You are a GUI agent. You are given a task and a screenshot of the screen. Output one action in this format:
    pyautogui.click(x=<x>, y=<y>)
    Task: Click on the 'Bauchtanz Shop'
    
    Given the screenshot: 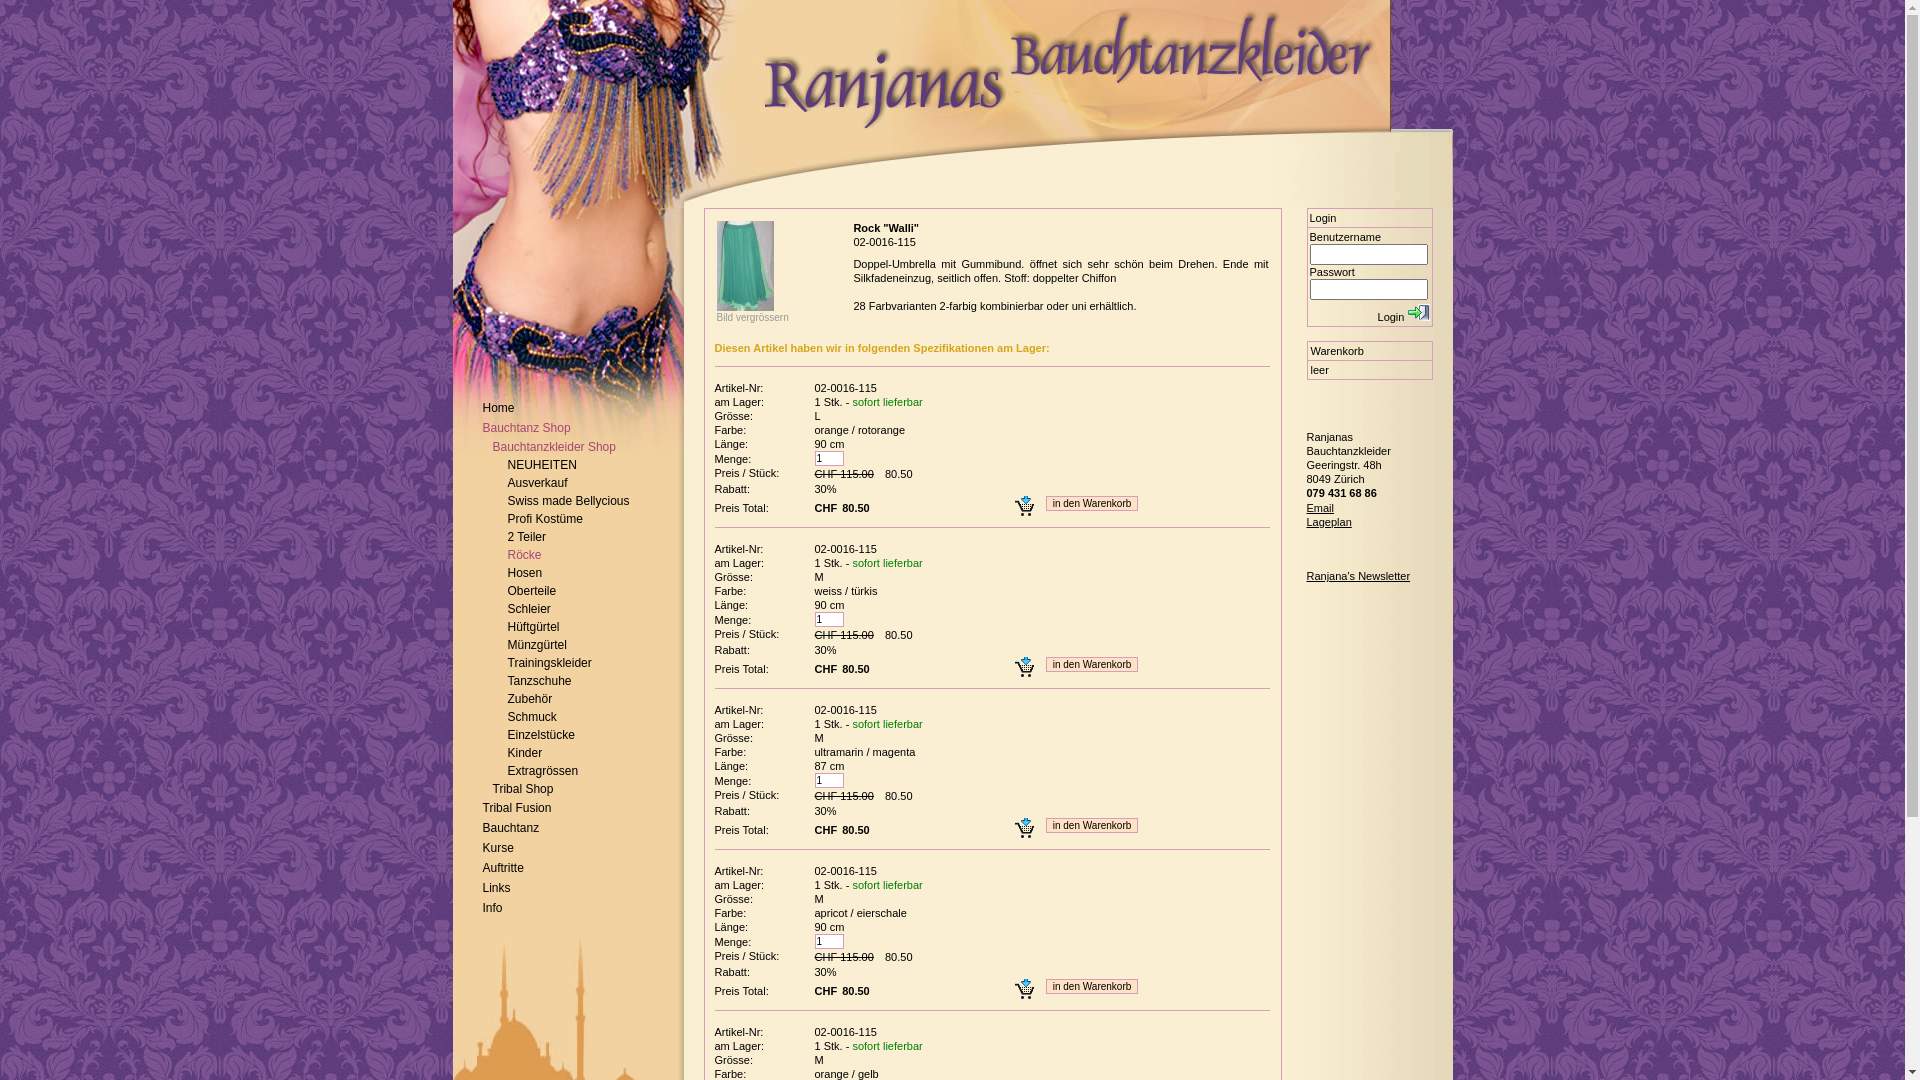 What is the action you would take?
    pyautogui.click(x=526, y=427)
    